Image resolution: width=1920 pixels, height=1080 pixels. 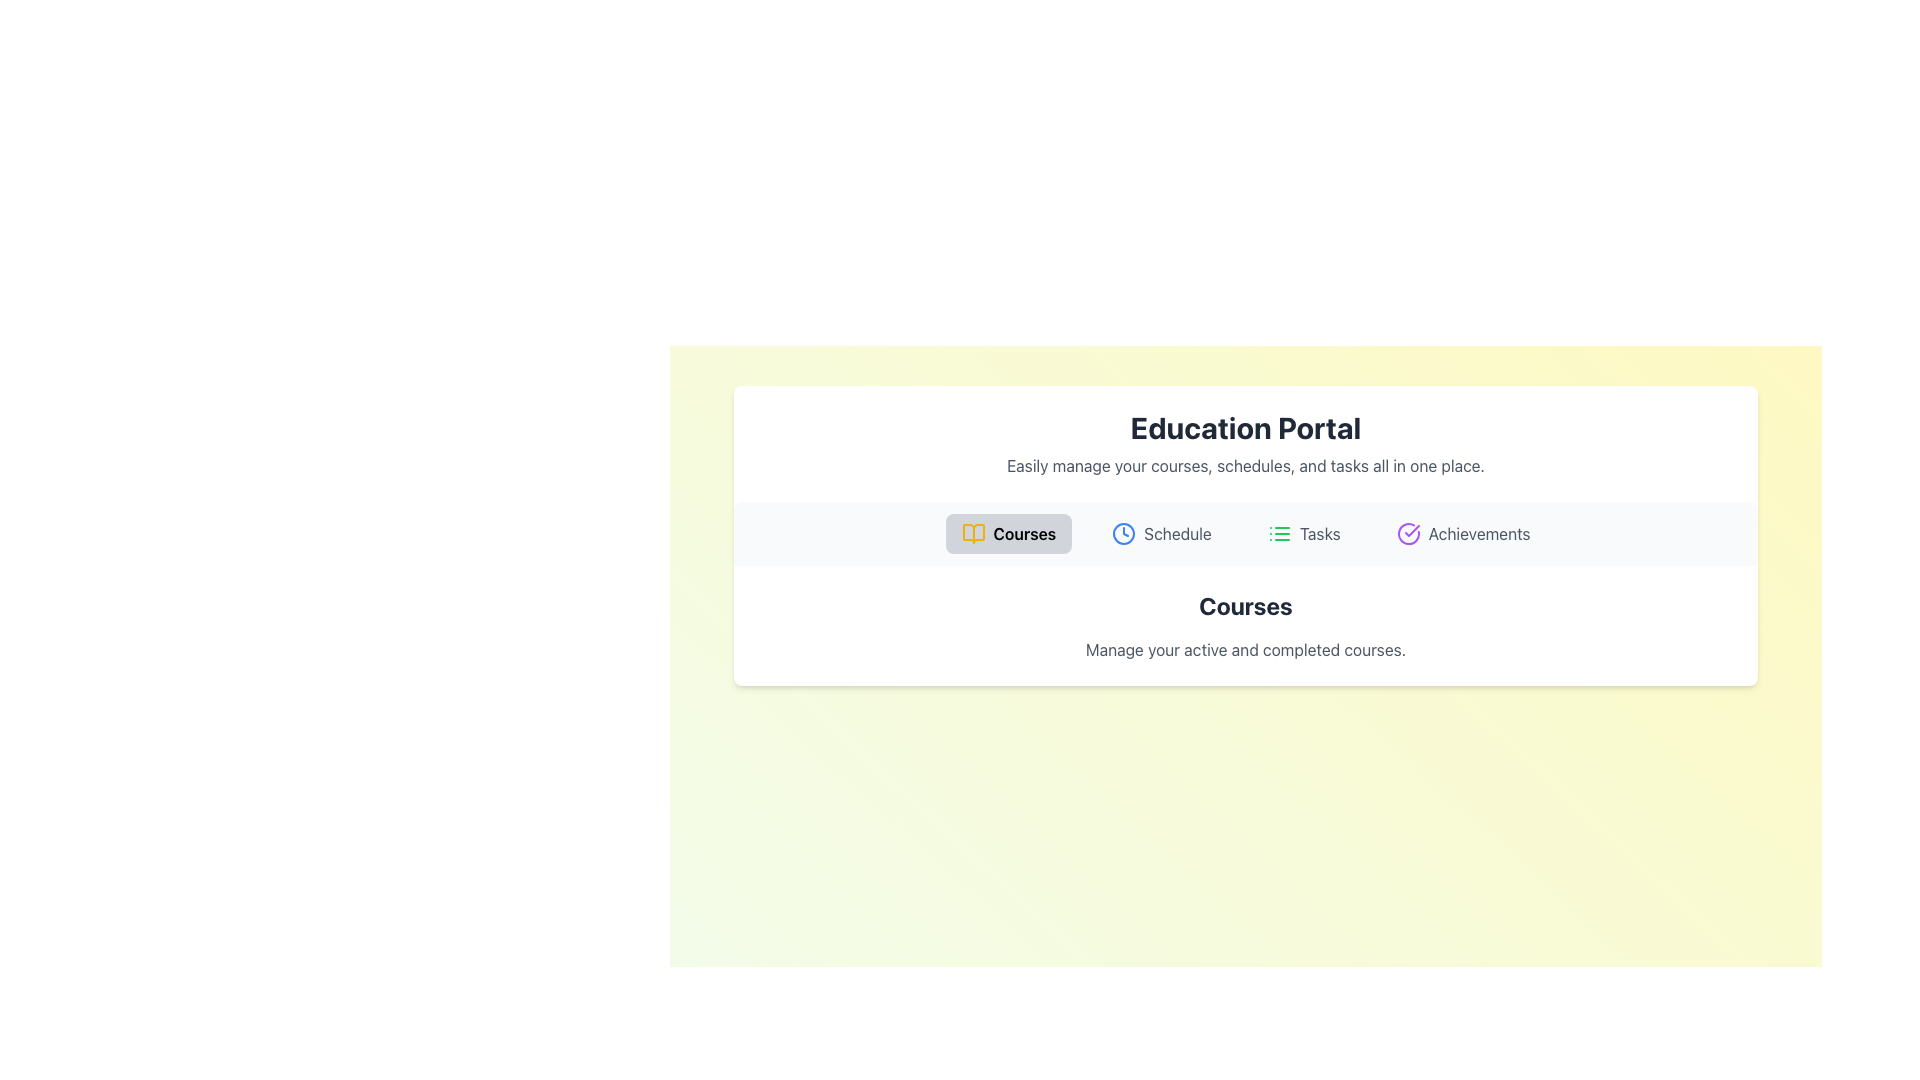 What do you see at coordinates (1178, 532) in the screenshot?
I see `the 'Schedule' text label, which is styled in gray and is part of a navigation bar` at bounding box center [1178, 532].